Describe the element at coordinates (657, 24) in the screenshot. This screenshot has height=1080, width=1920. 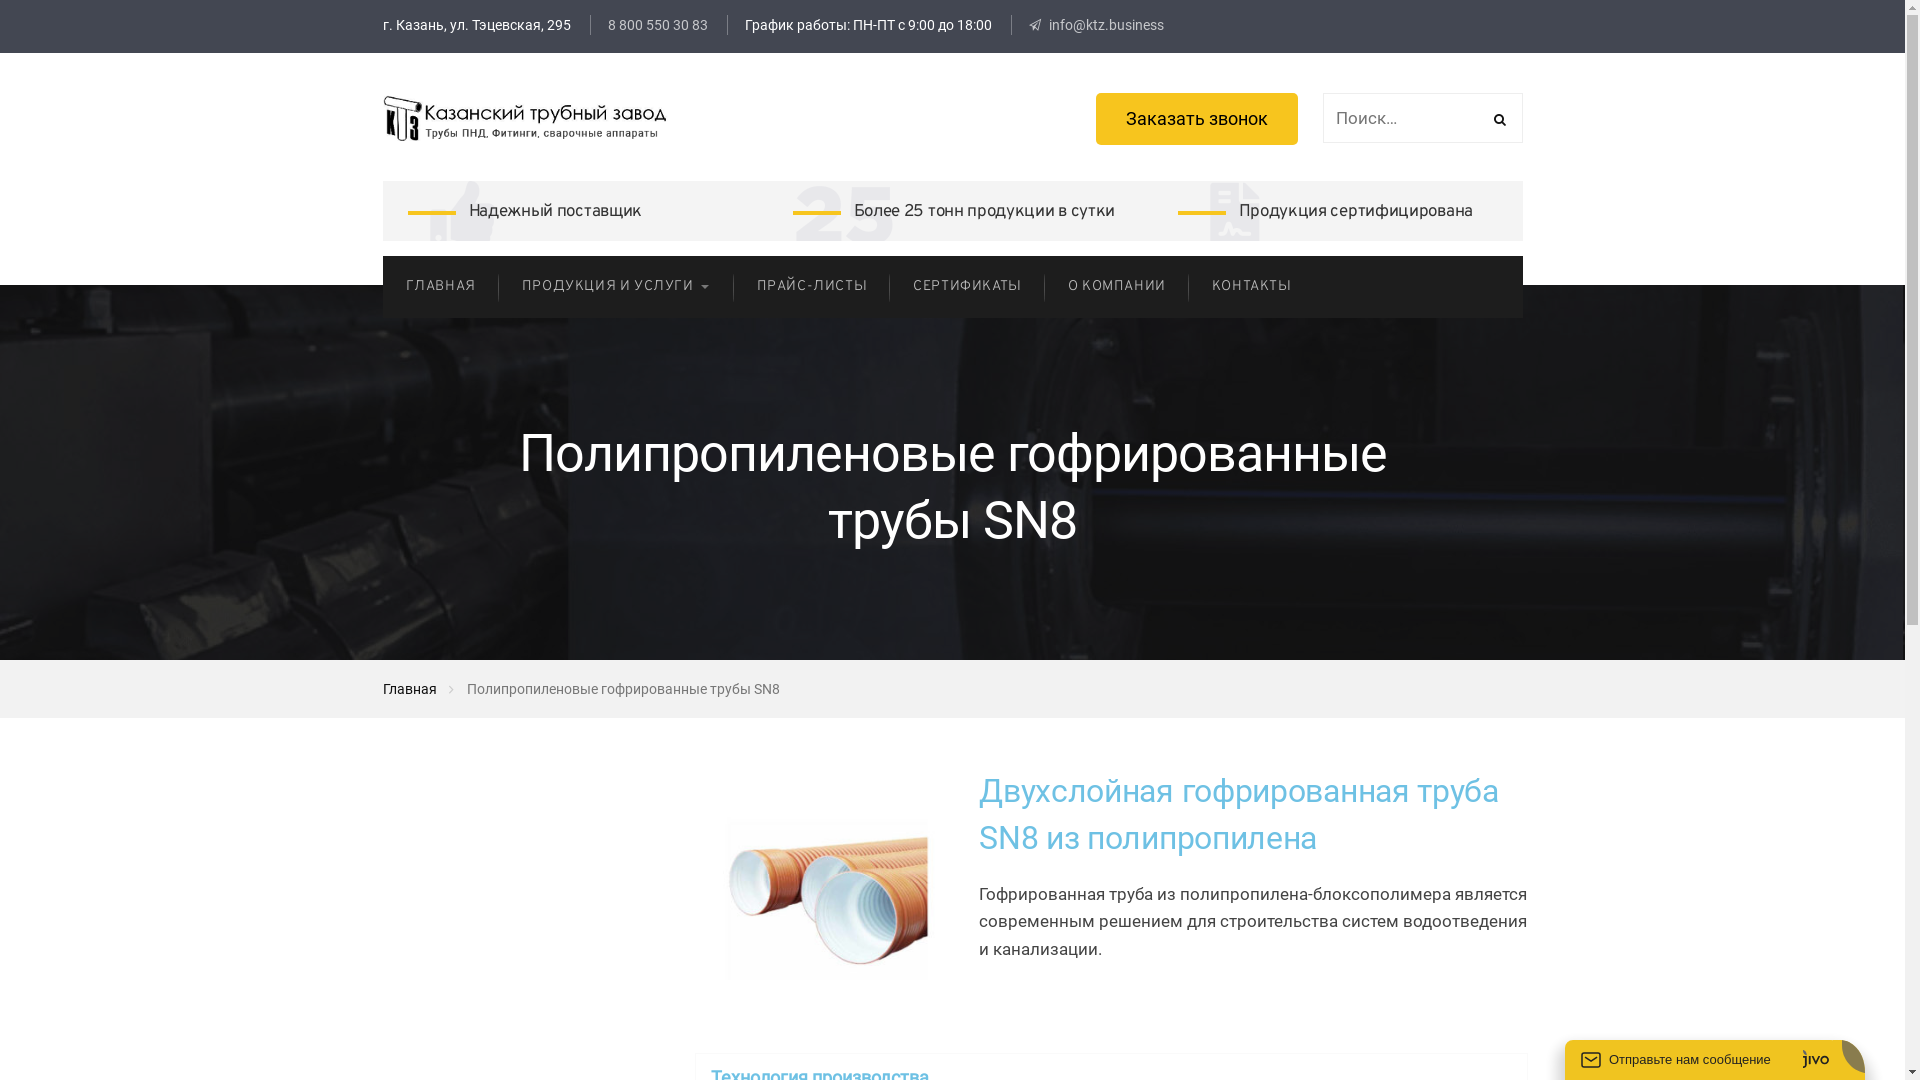
I see `'8 800 550 30 83'` at that location.